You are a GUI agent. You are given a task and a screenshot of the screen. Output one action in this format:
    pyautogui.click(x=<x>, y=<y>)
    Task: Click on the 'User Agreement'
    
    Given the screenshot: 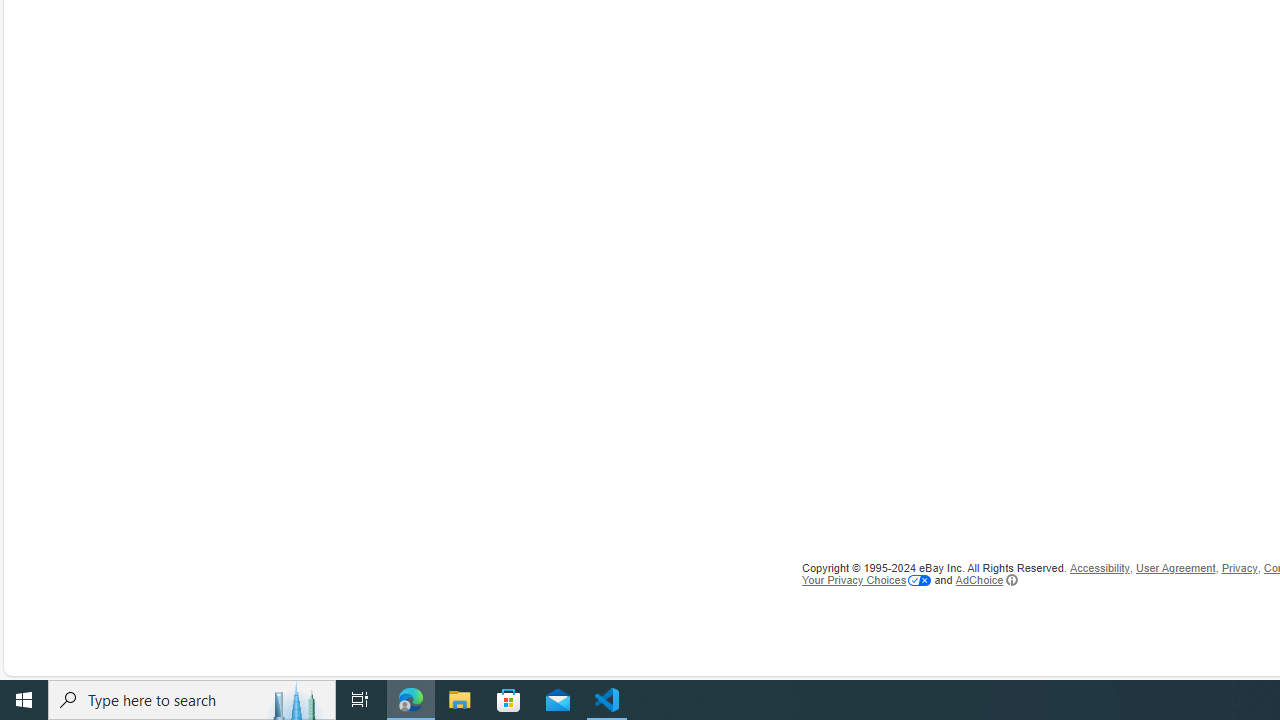 What is the action you would take?
    pyautogui.click(x=1176, y=568)
    